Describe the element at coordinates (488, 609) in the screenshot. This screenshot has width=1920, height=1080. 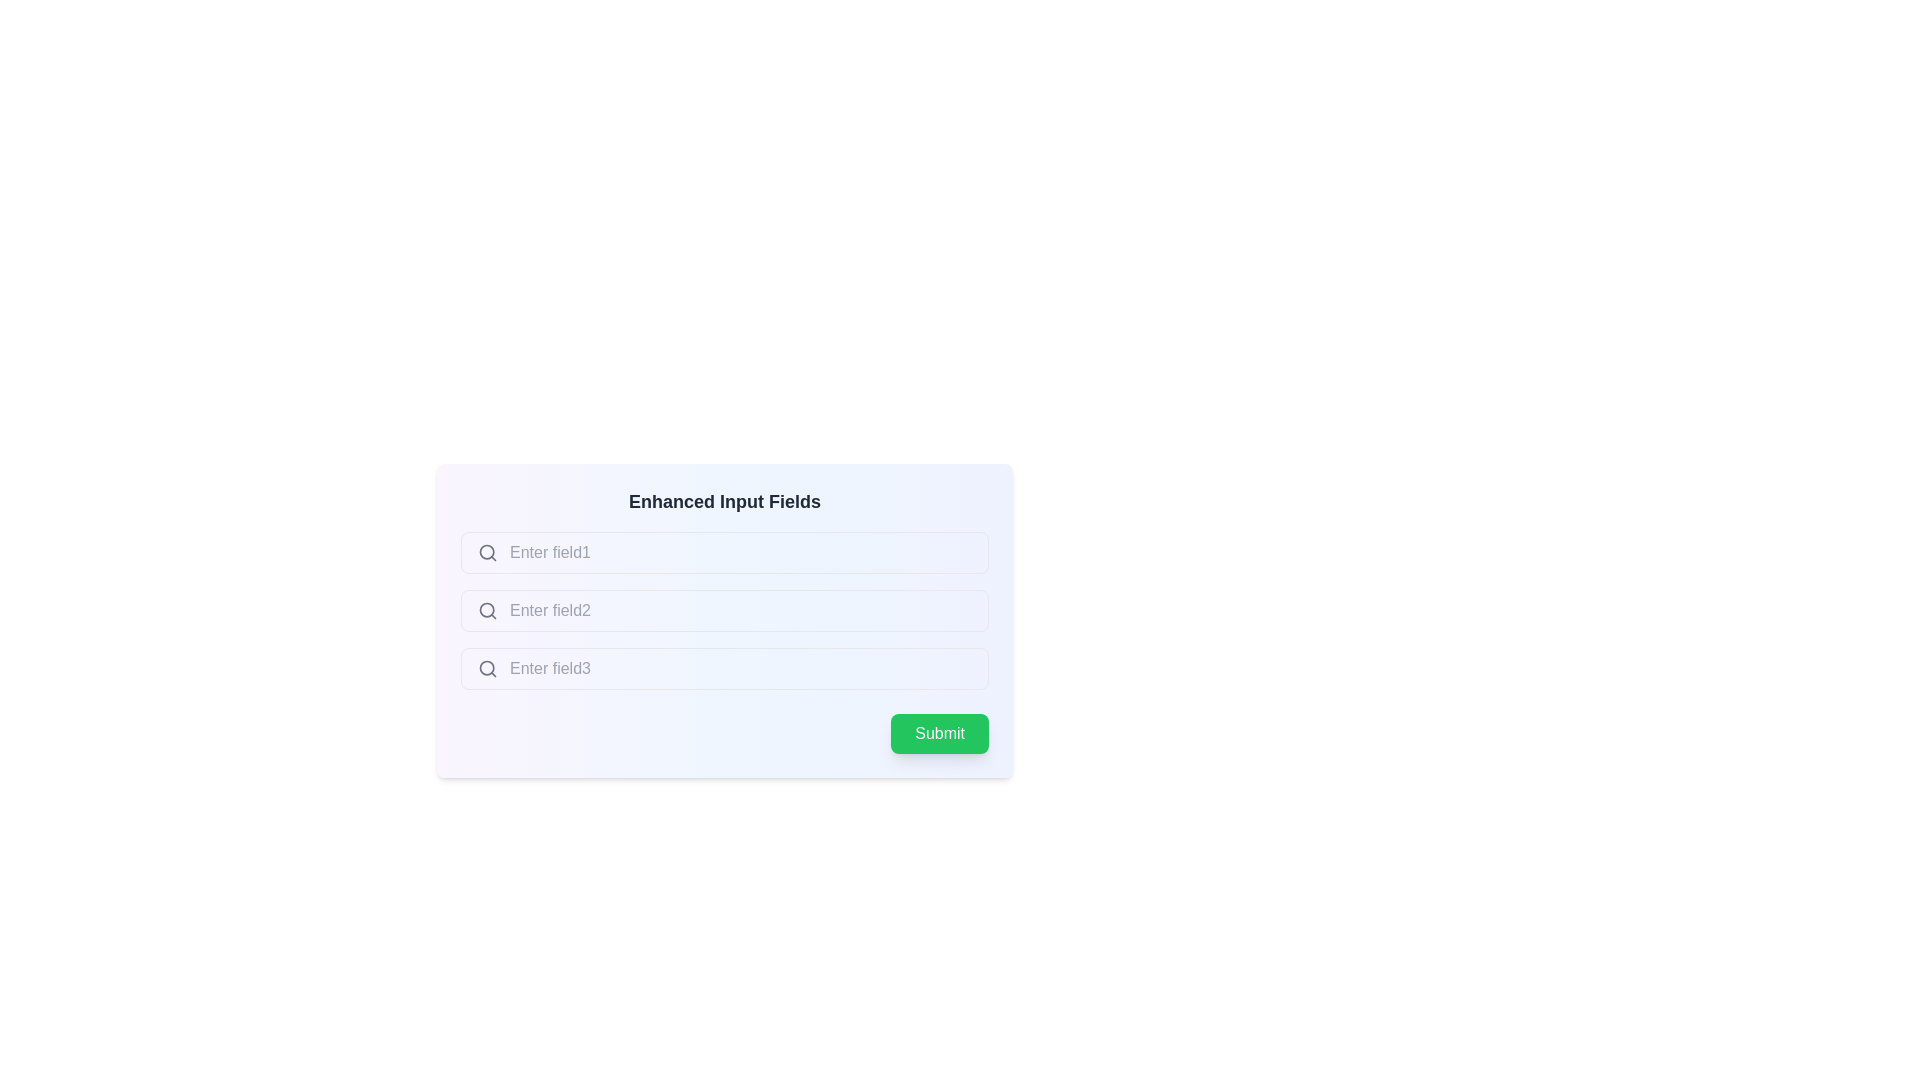
I see `the SVG Icon that indicates the search functionality for the second input field, positioned to the left of the placeholder text 'Enter field2'` at that location.